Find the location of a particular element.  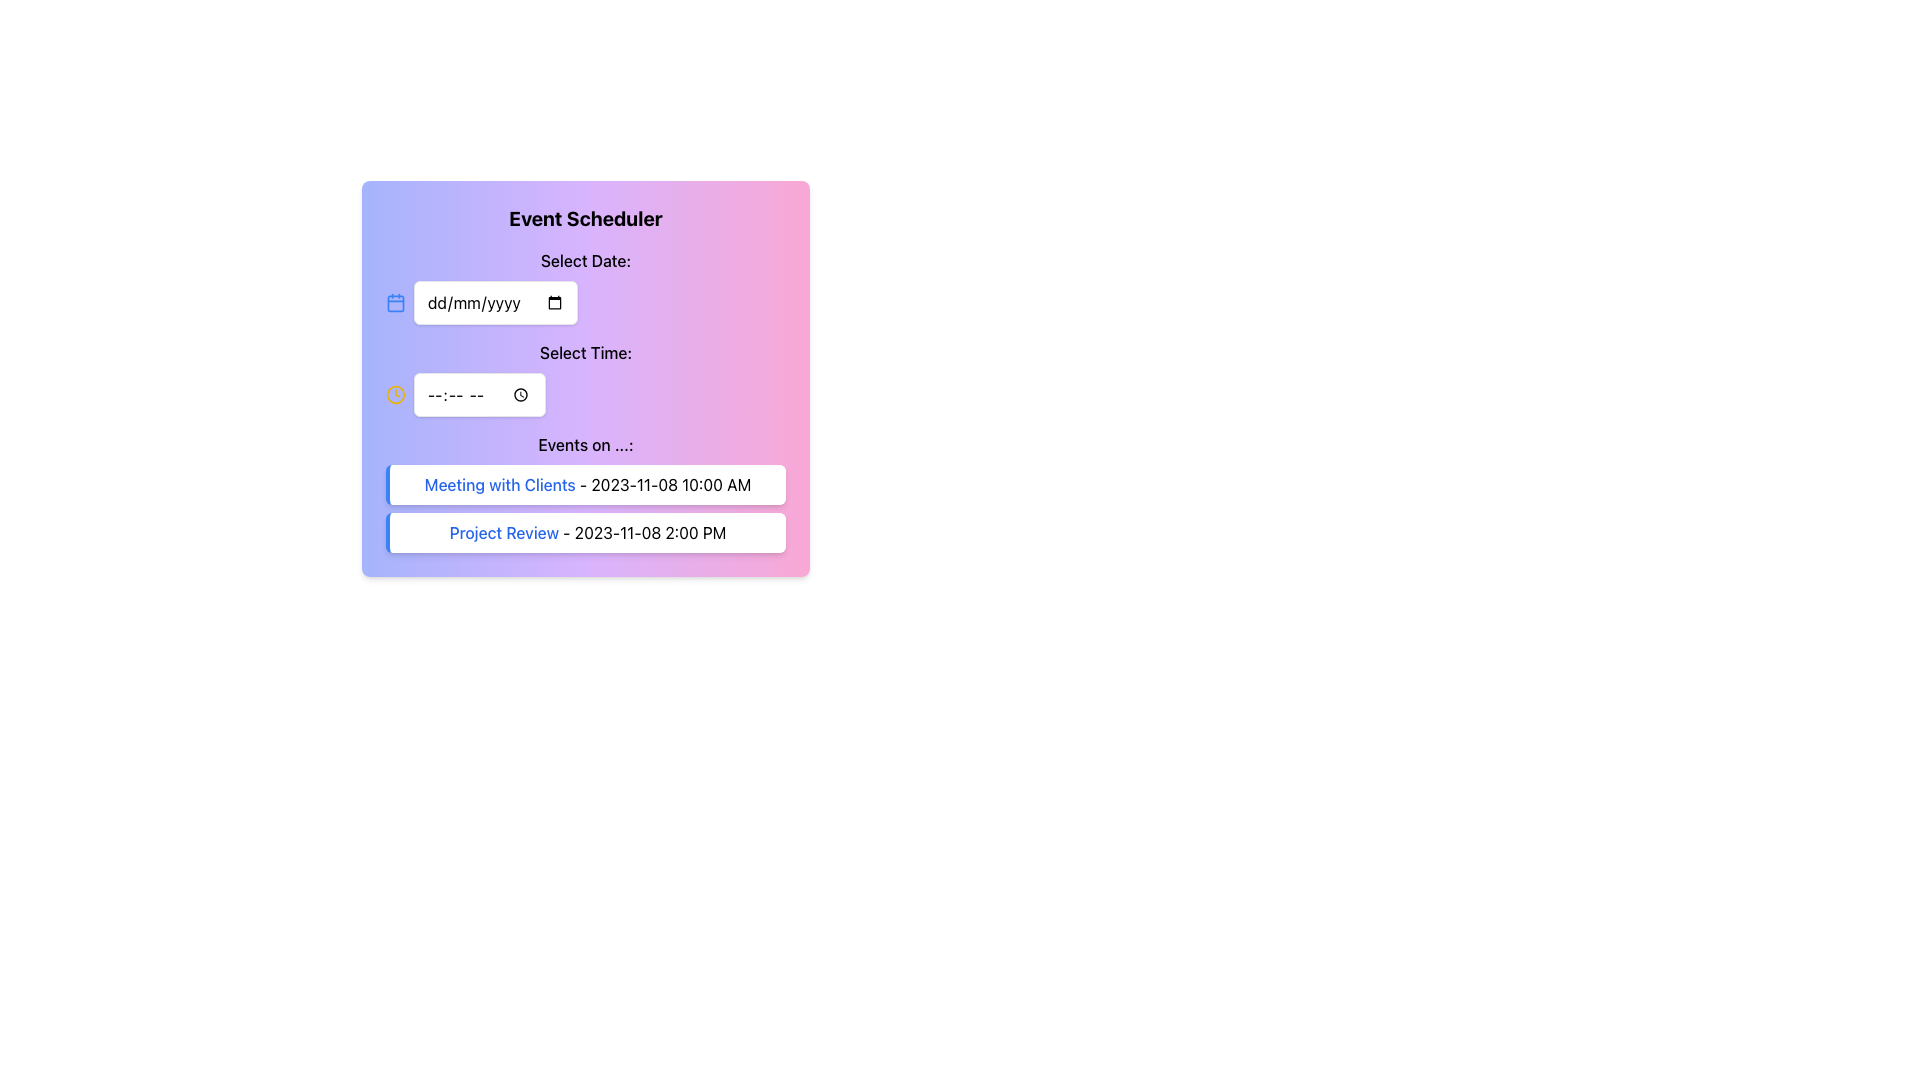

the decorative circular border within the clock-shaped icon, which is located to the right of the 'Select Time' text field in the scheduling interface is located at coordinates (395, 394).